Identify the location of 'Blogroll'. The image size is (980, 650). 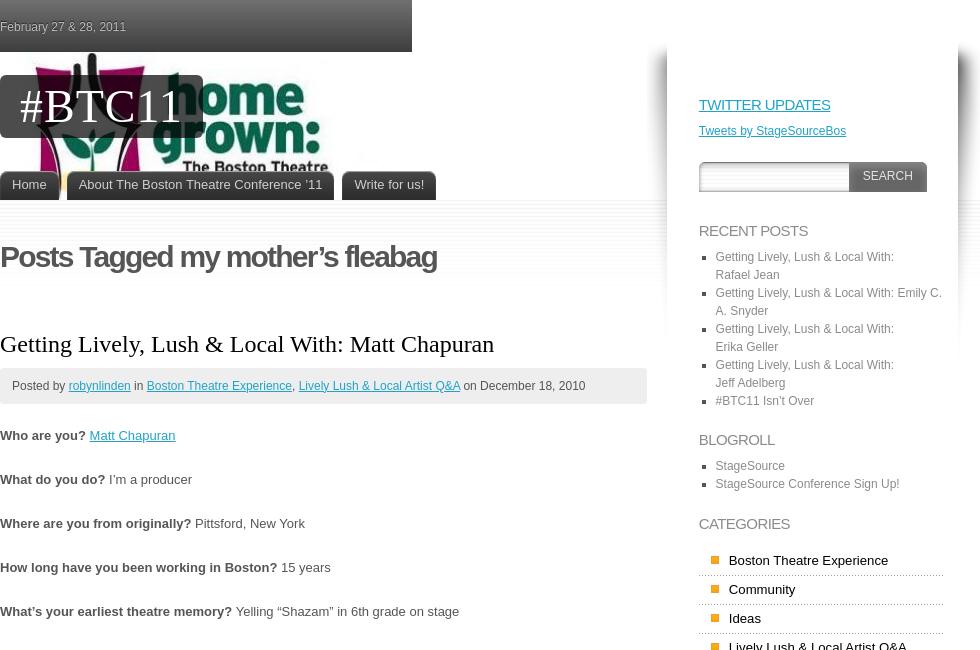
(735, 438).